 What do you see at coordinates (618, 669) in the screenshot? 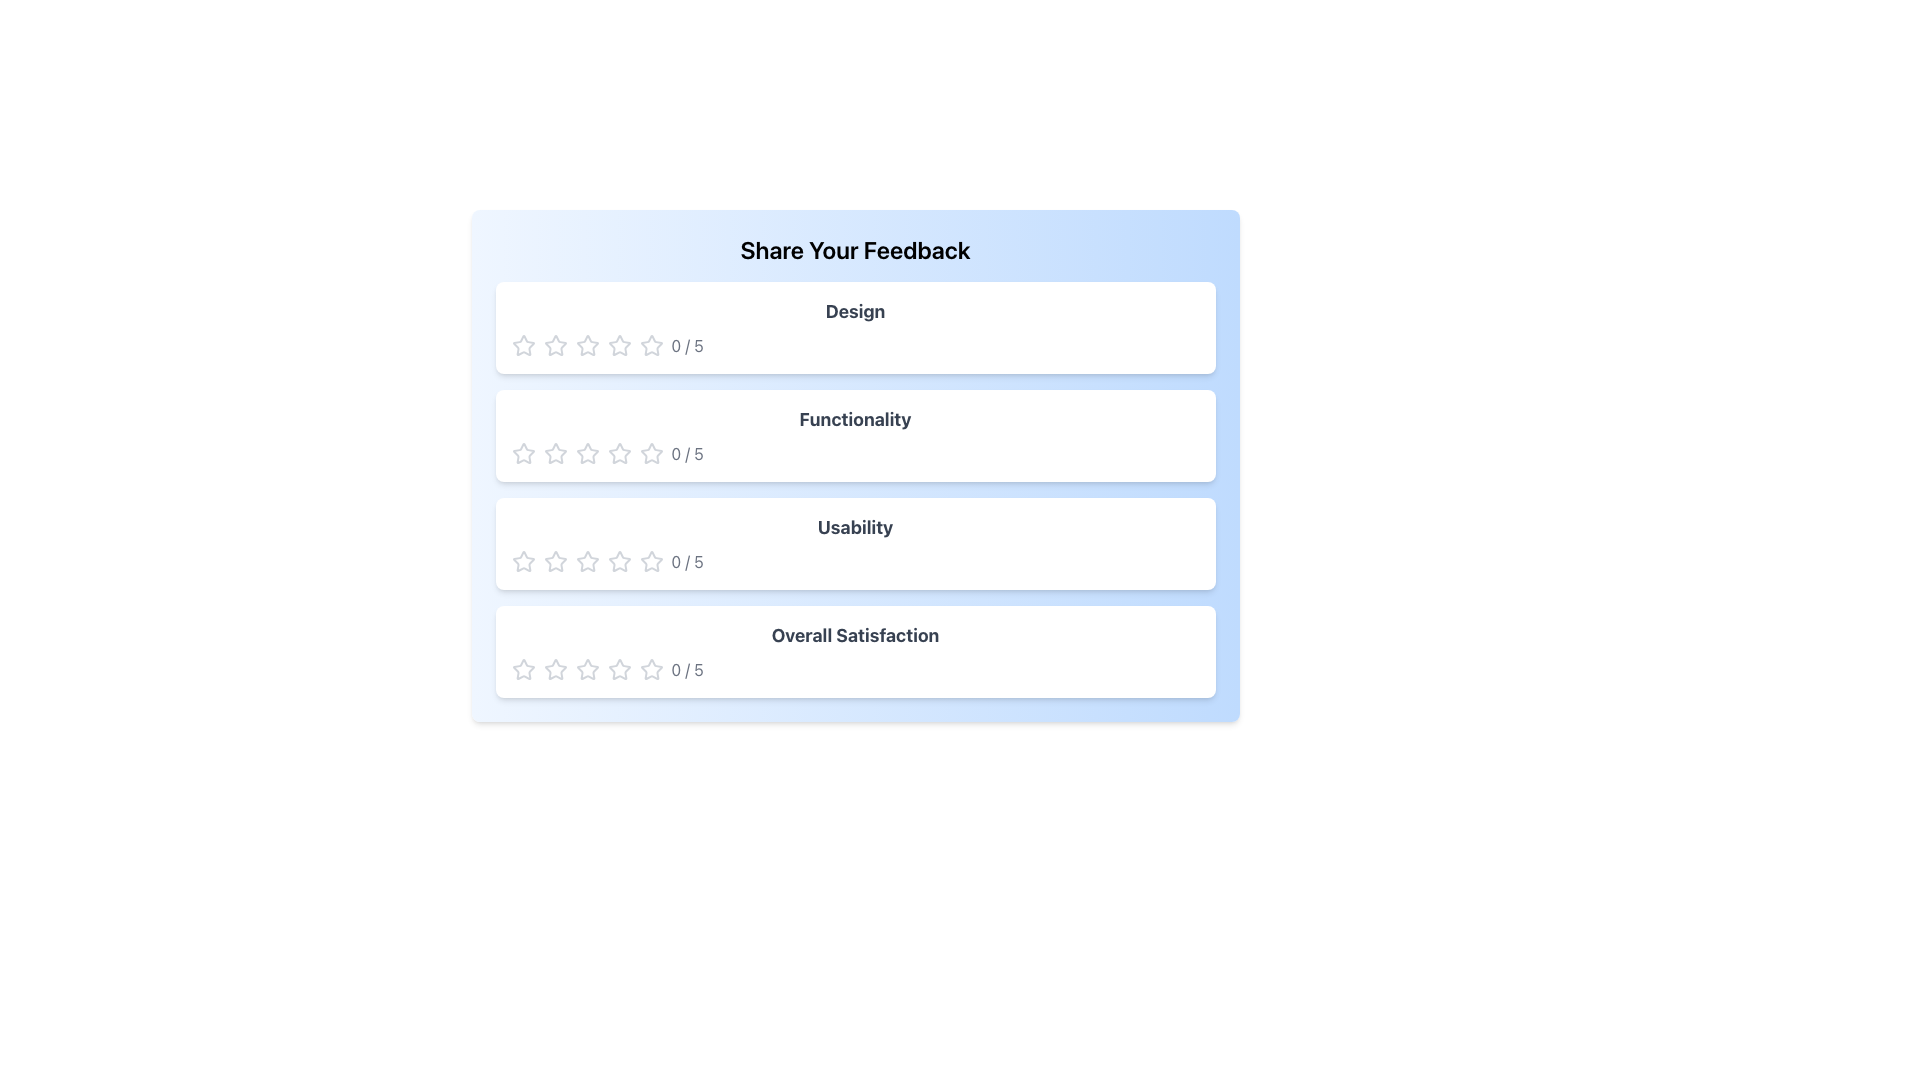
I see `the first star icon in the rating section for 'Overall Satisfaction'` at bounding box center [618, 669].